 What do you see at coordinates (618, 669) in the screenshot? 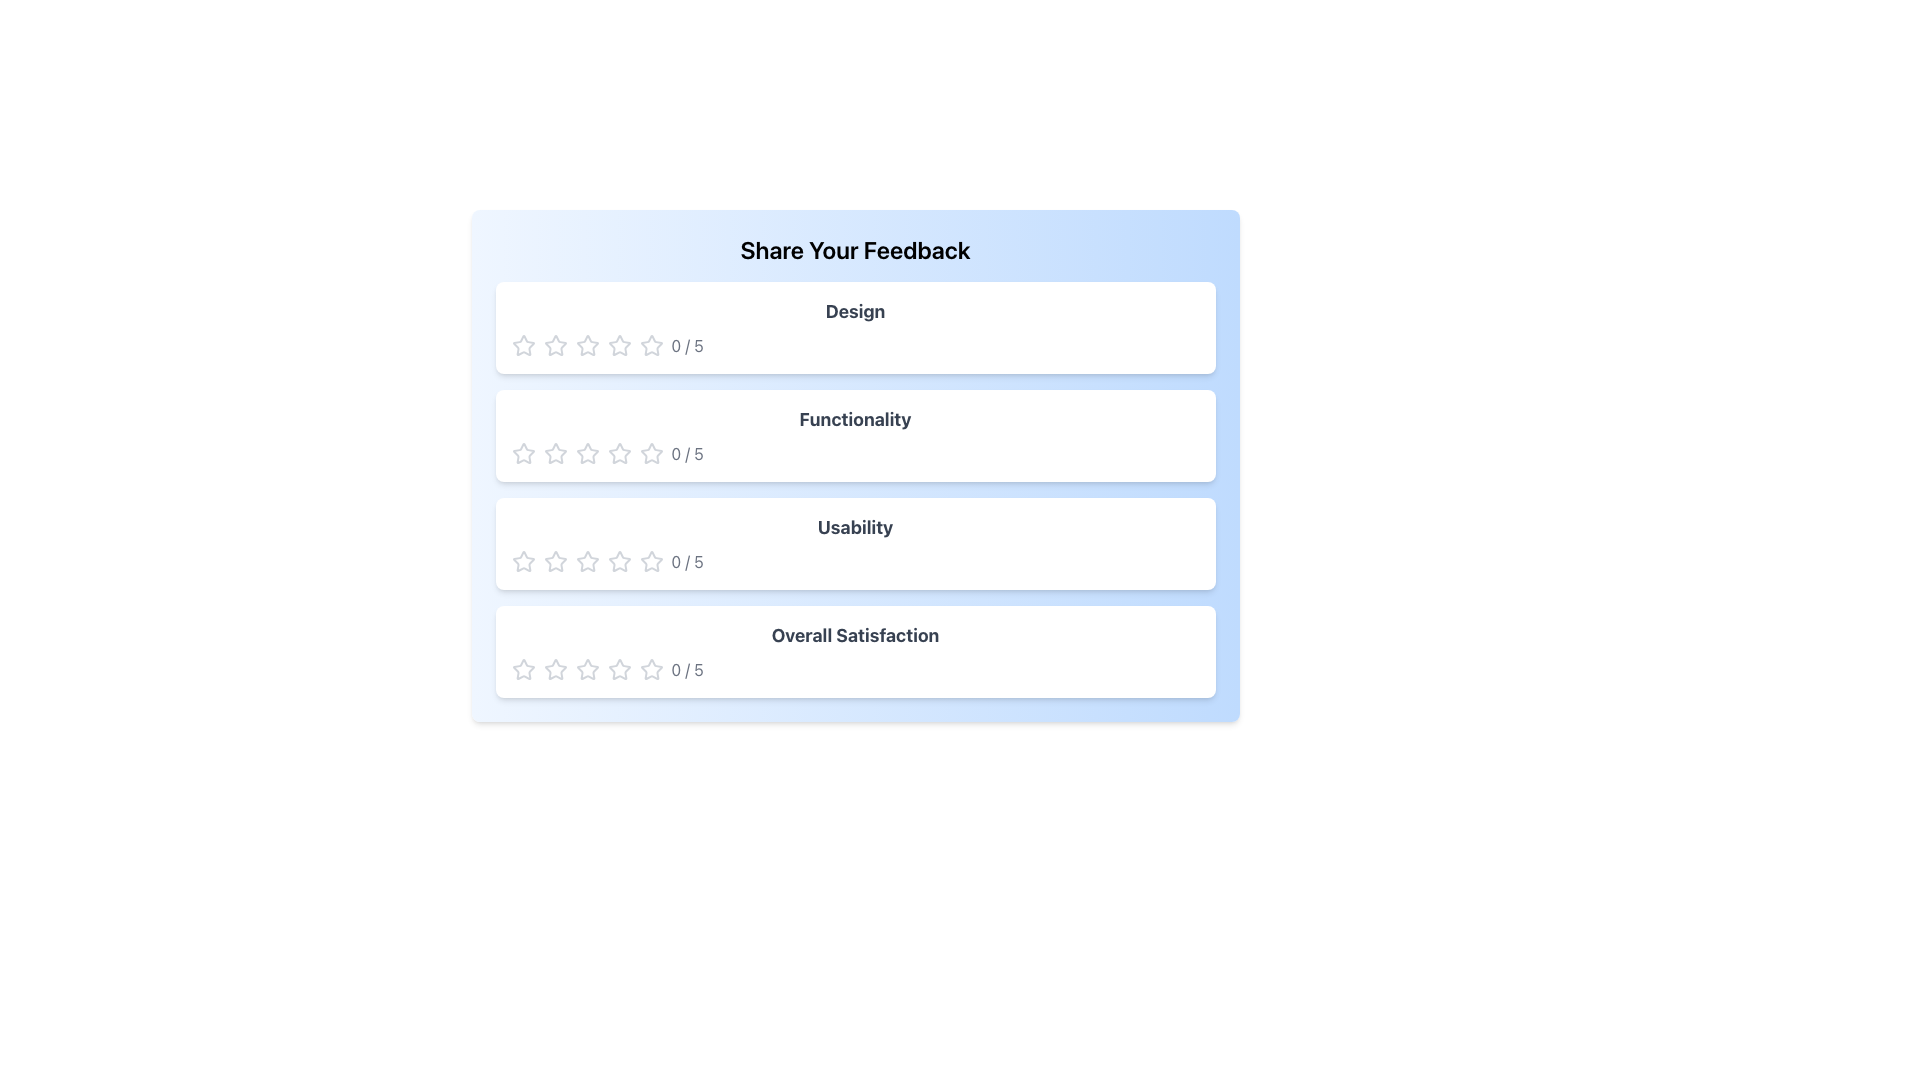
I see `the first star icon in the rating section for 'Overall Satisfaction'` at bounding box center [618, 669].